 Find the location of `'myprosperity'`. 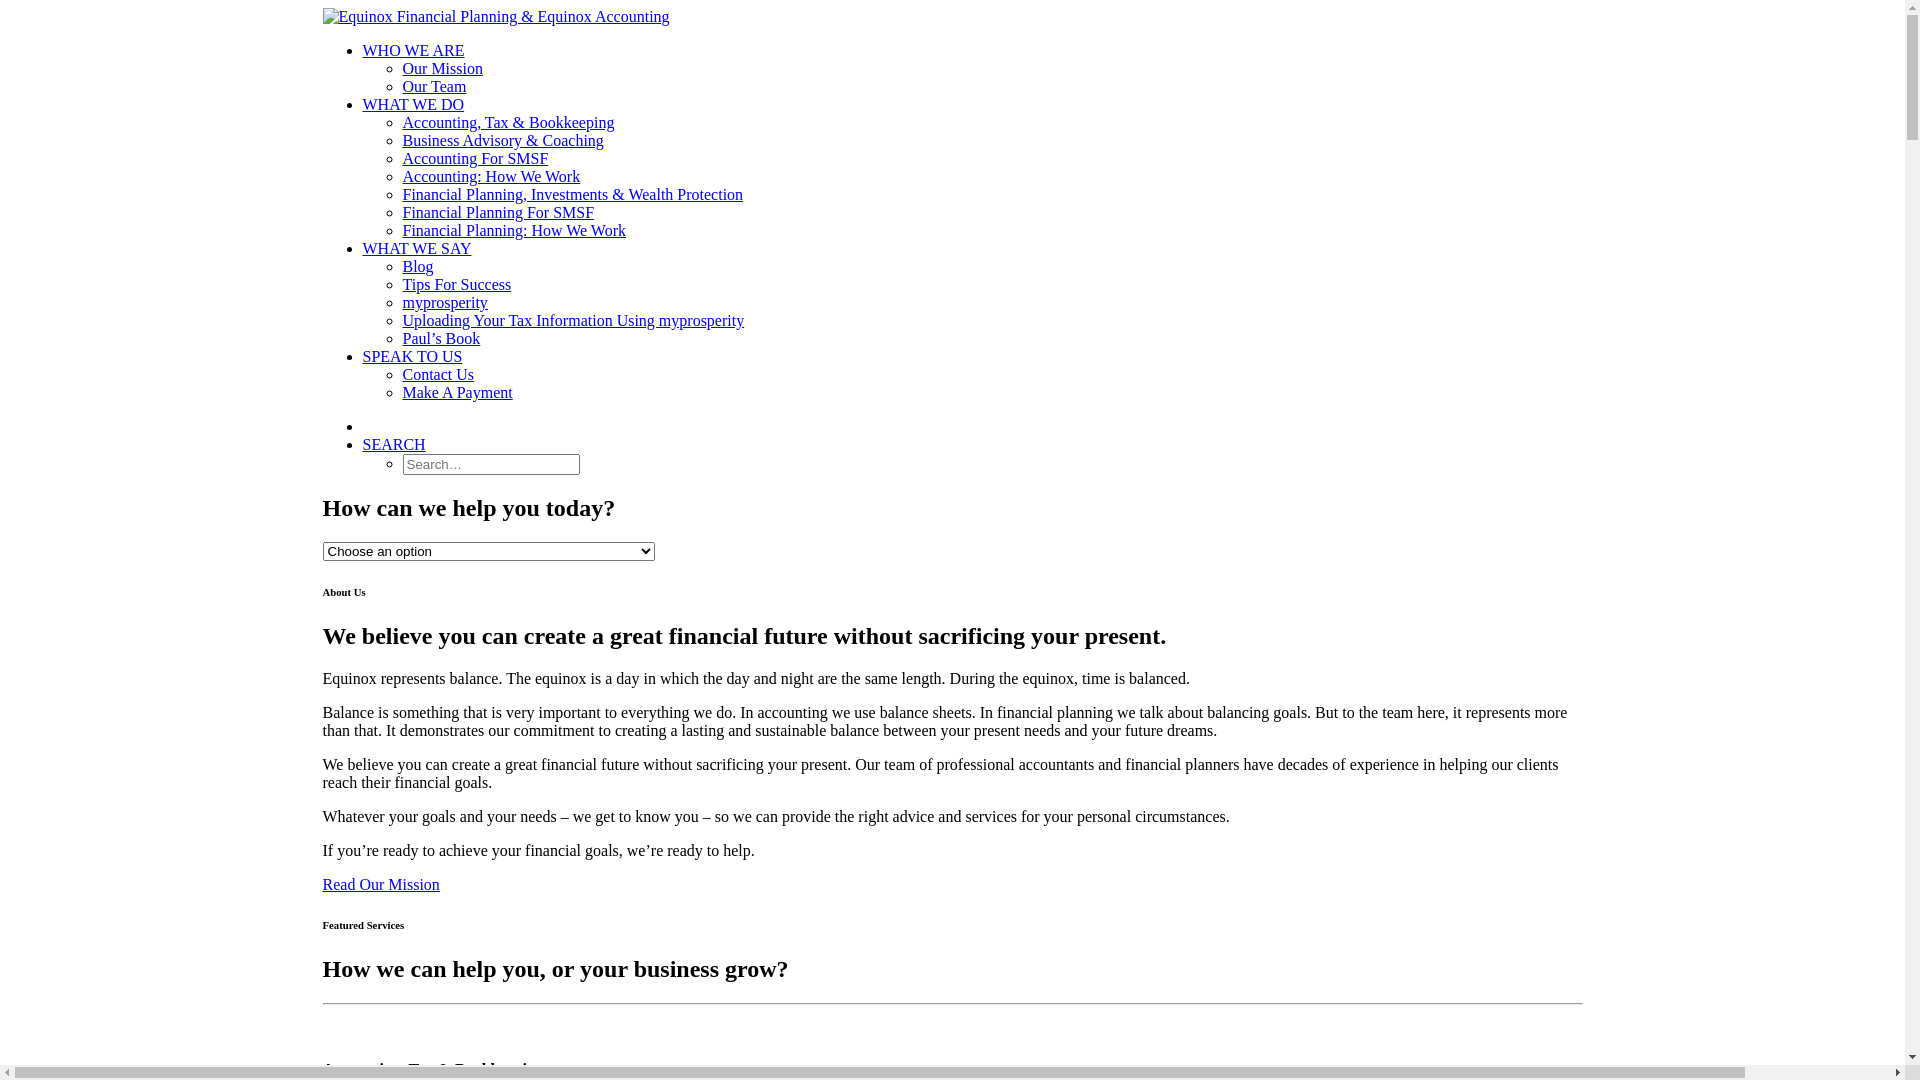

'myprosperity' is located at coordinates (443, 302).